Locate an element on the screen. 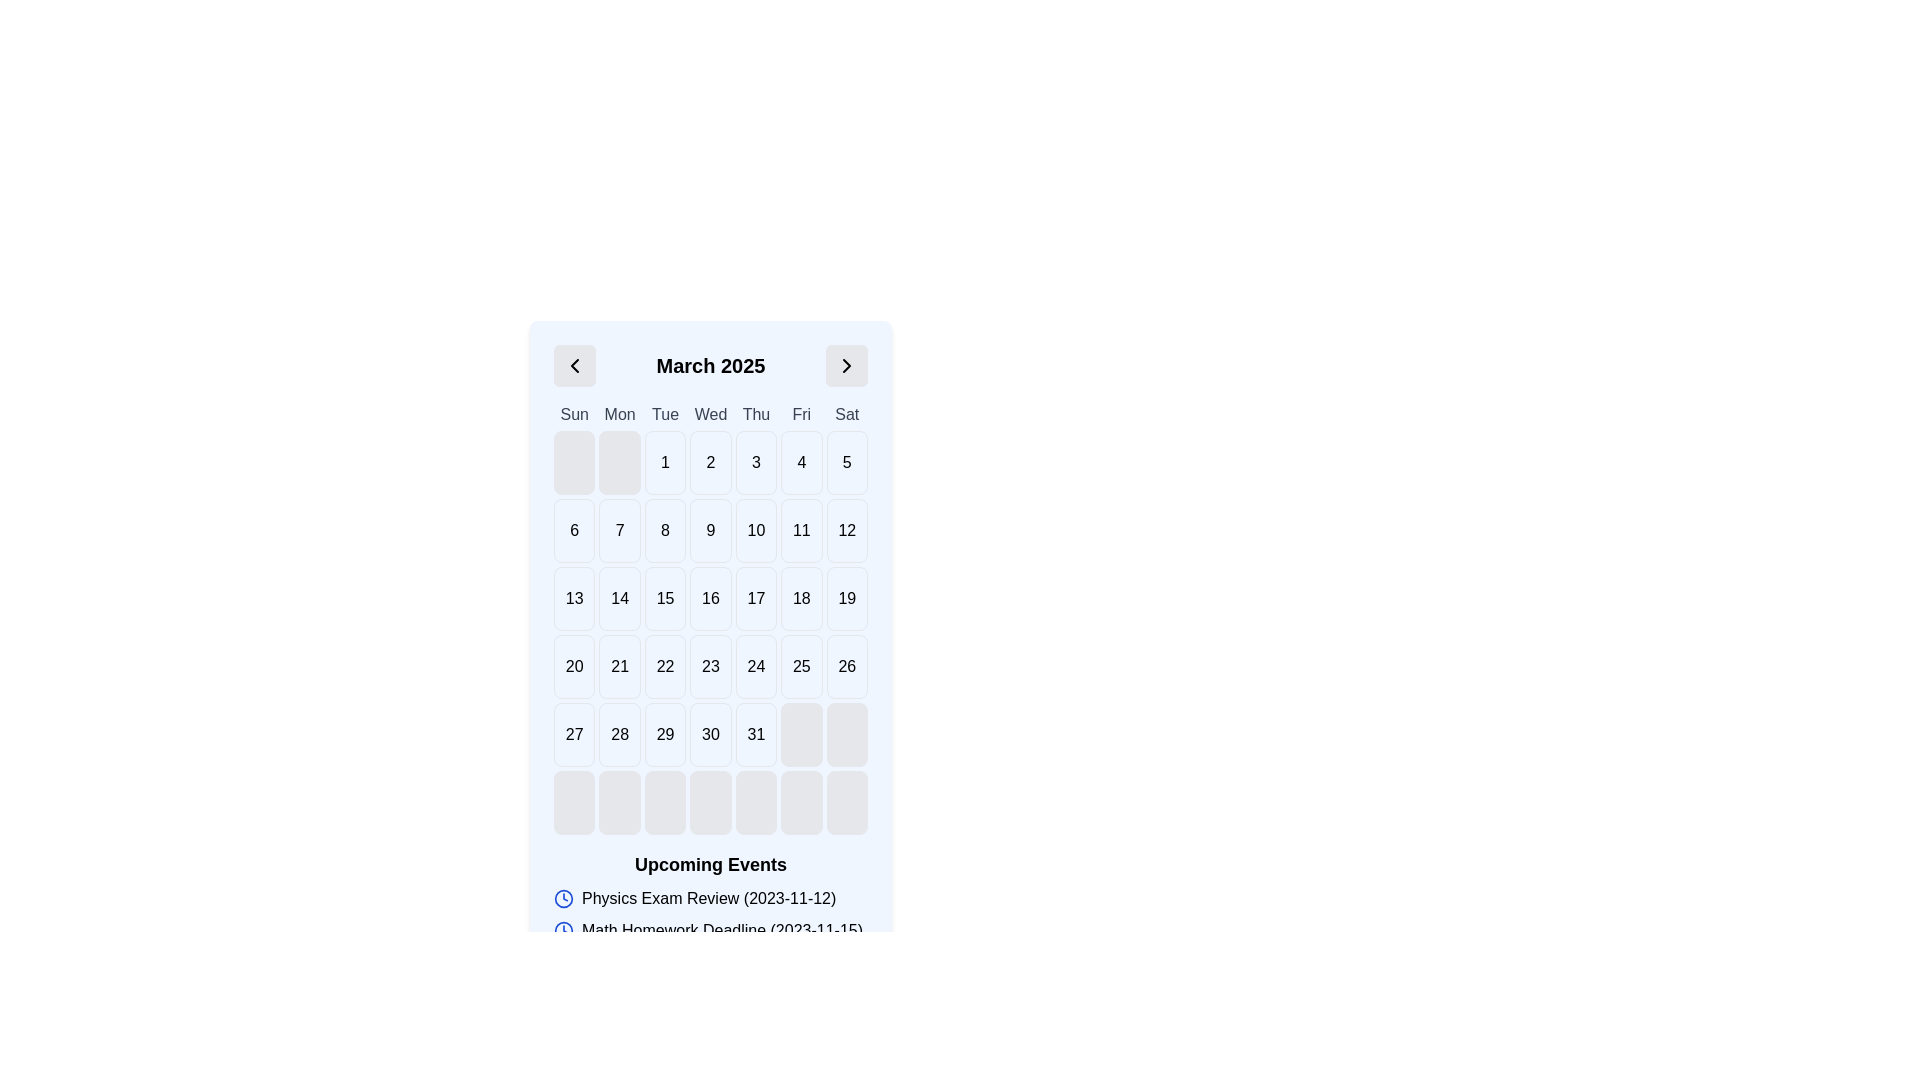 The image size is (1920, 1080). attributes of the Placeholder cell located in the bottom row, second column of the calendar grid, characterized by its muted gray background and rounded corners is located at coordinates (619, 801).